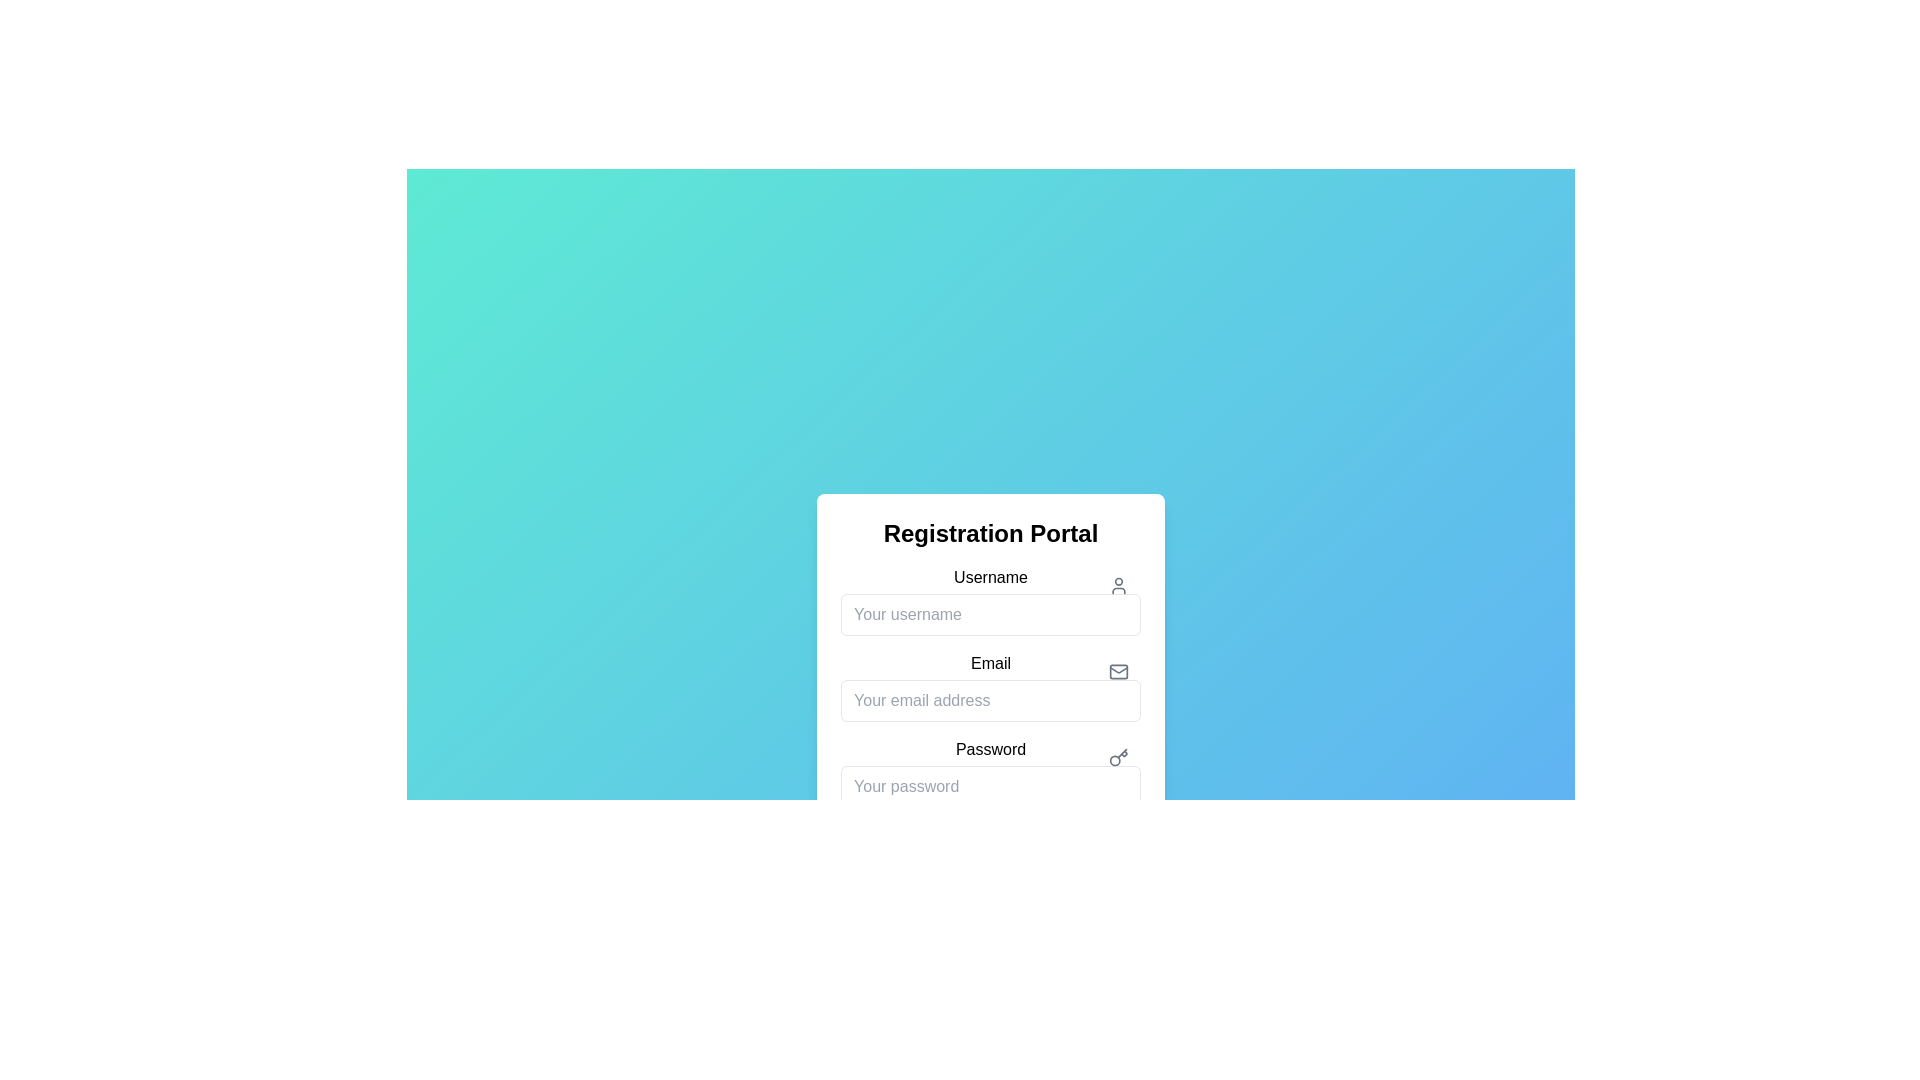  I want to click on the Password input field to focus on it, which is the third input field in the registration form after the Username and Email fields, so click(990, 771).